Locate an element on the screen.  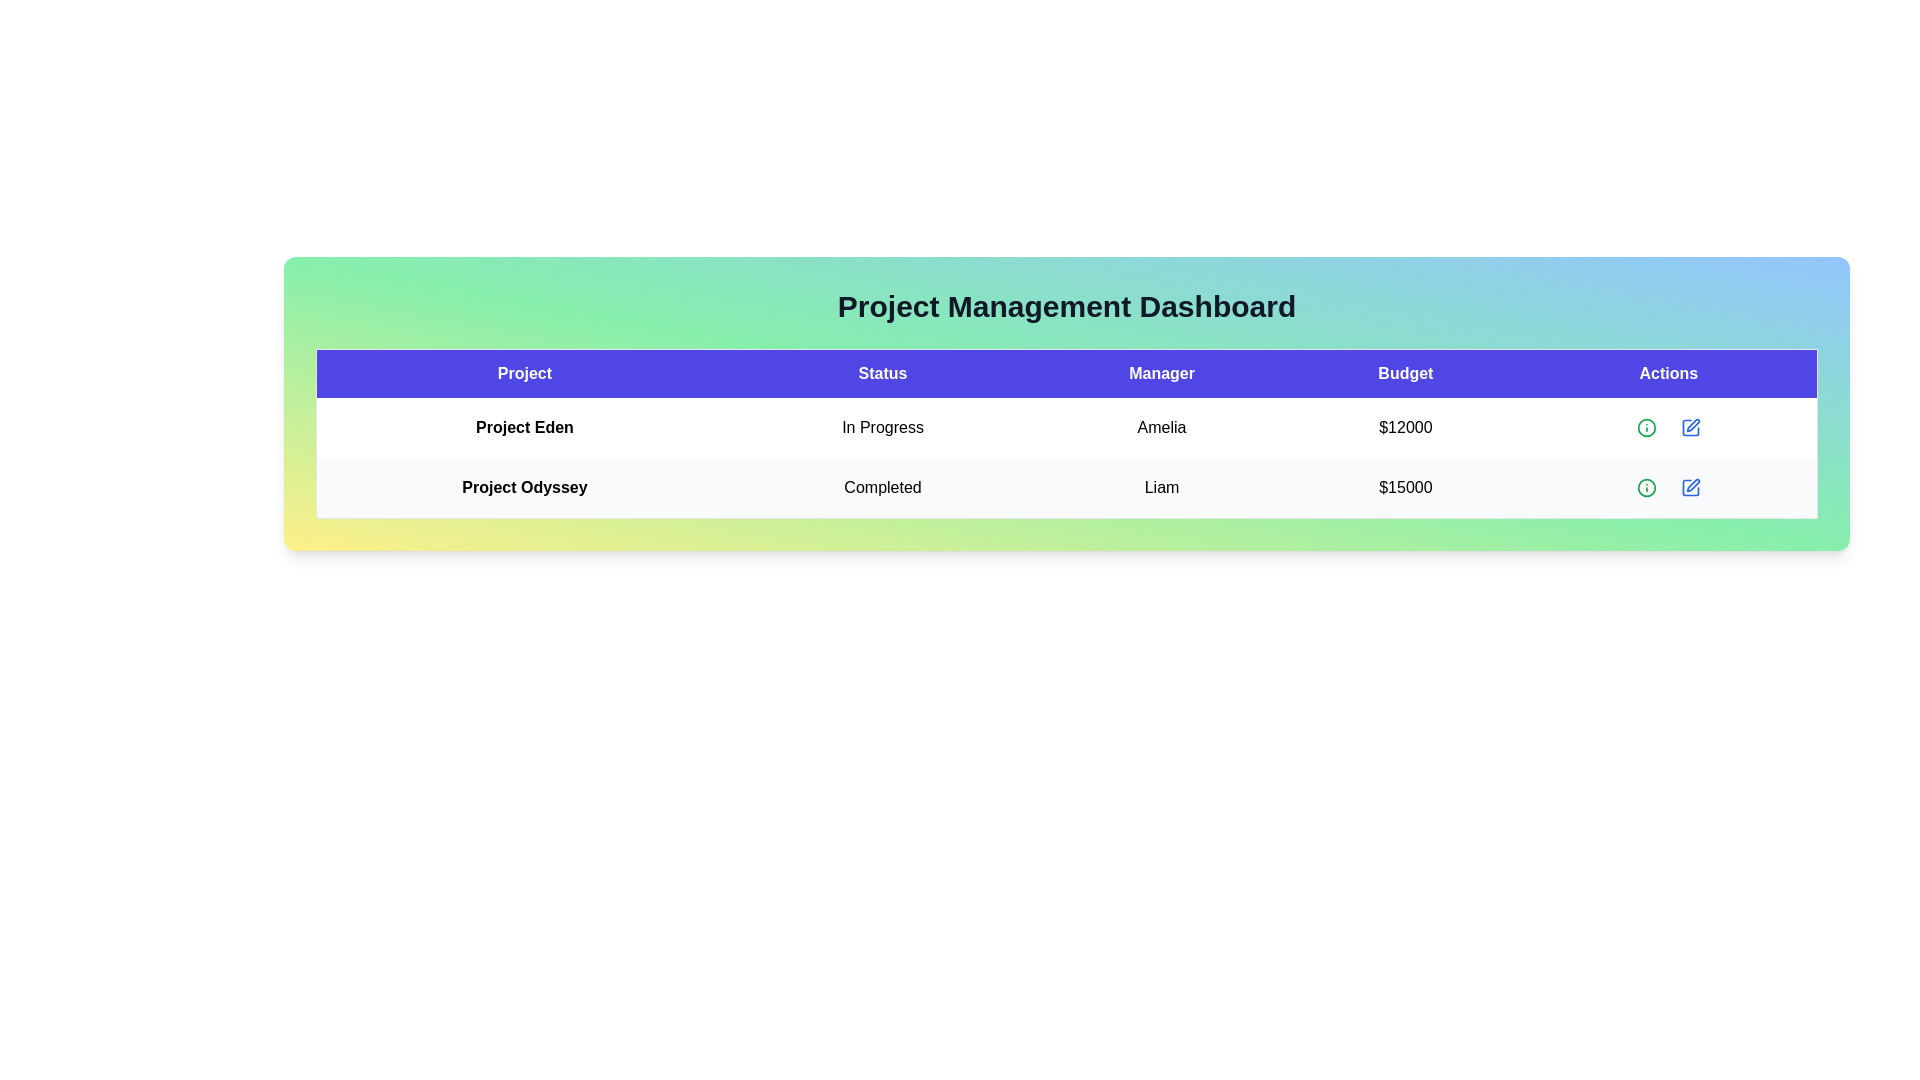
the Icon button in the 'Actions' column of the 'Project Eden' row is located at coordinates (1689, 427).